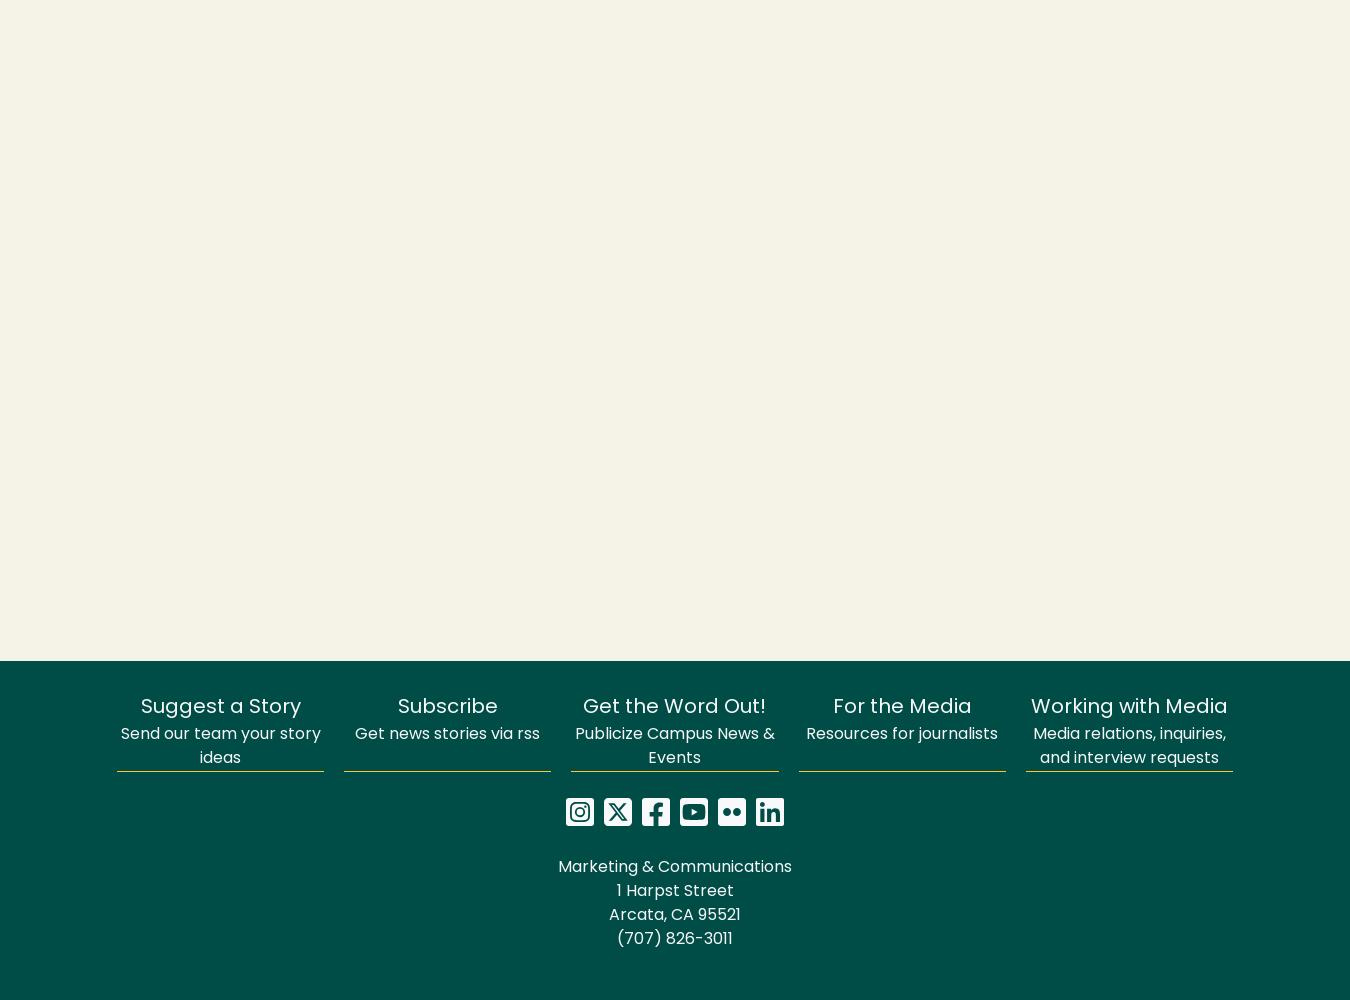 The width and height of the screenshot is (1350, 1000). Describe the element at coordinates (900, 707) in the screenshot. I see `'For the Media'` at that location.